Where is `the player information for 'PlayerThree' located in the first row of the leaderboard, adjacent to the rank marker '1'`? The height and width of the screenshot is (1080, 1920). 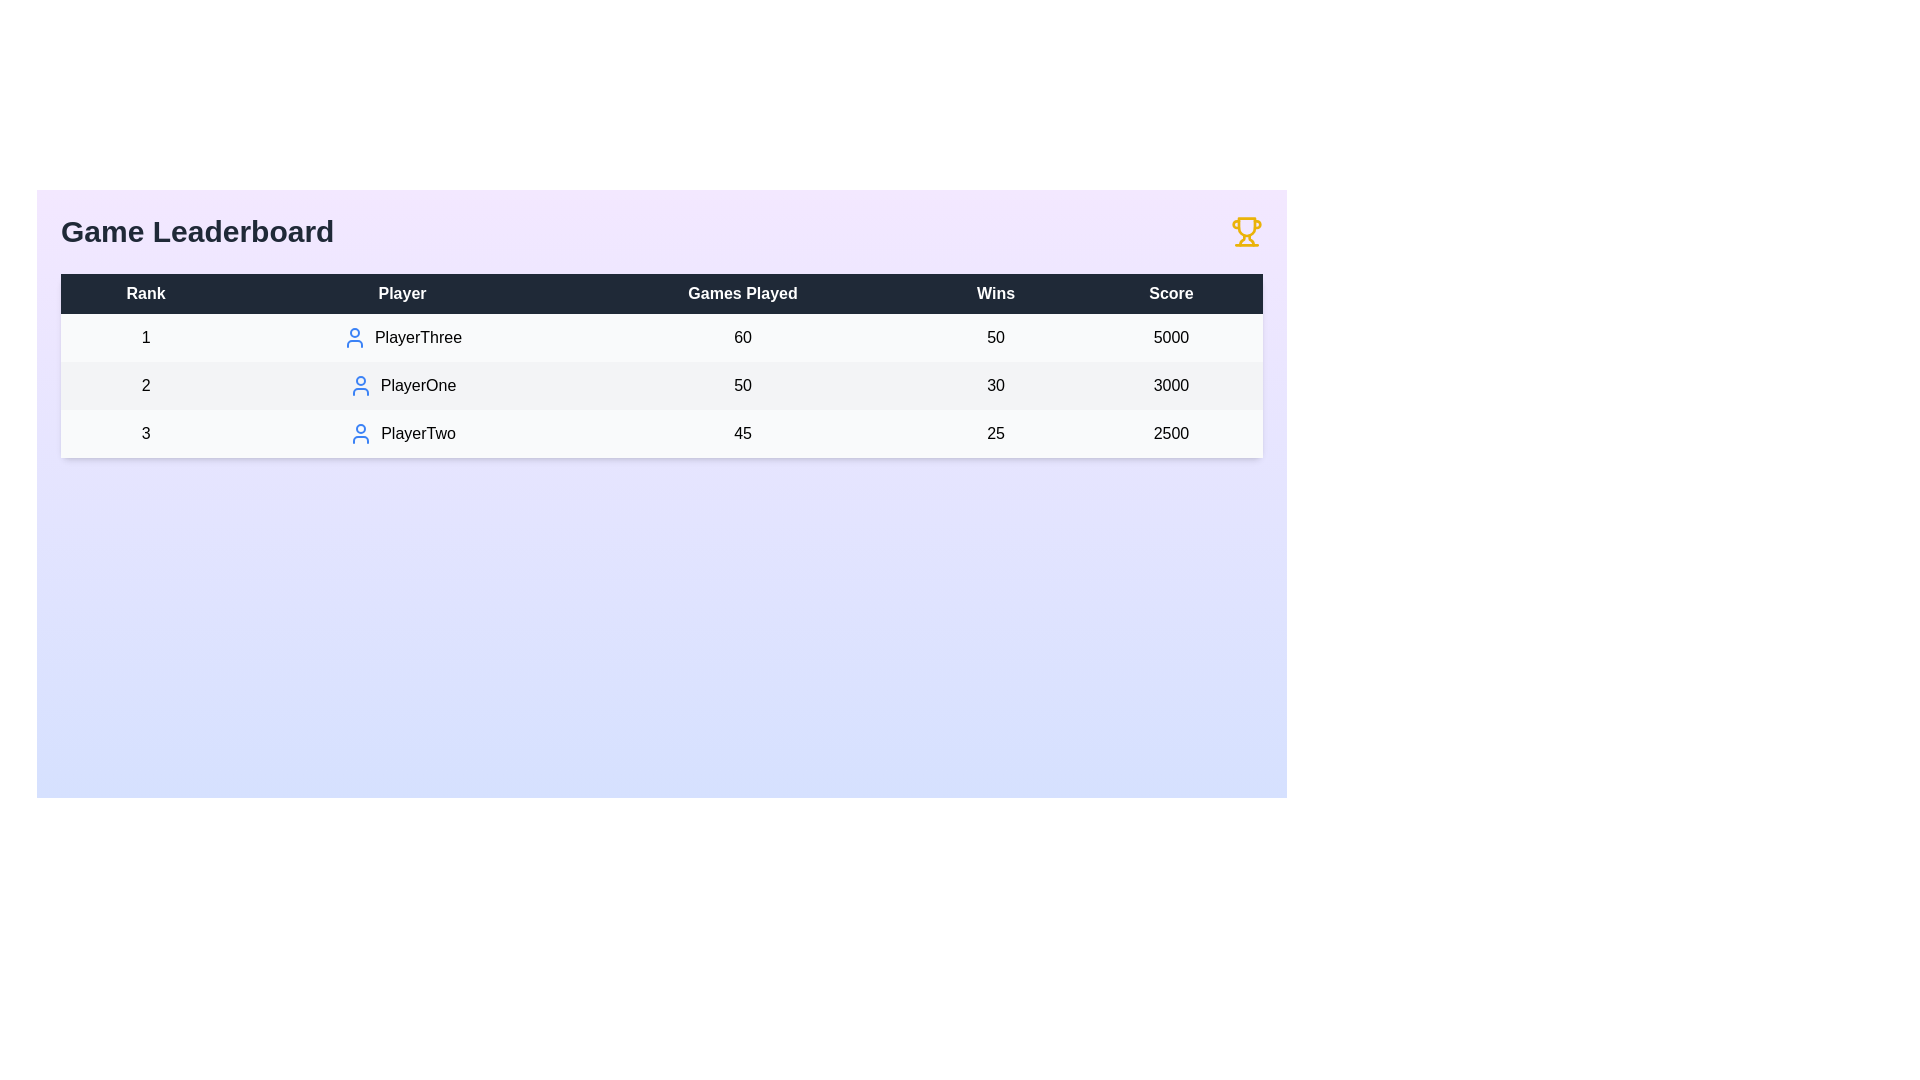 the player information for 'PlayerThree' located in the first row of the leaderboard, adjacent to the rank marker '1' is located at coordinates (401, 337).